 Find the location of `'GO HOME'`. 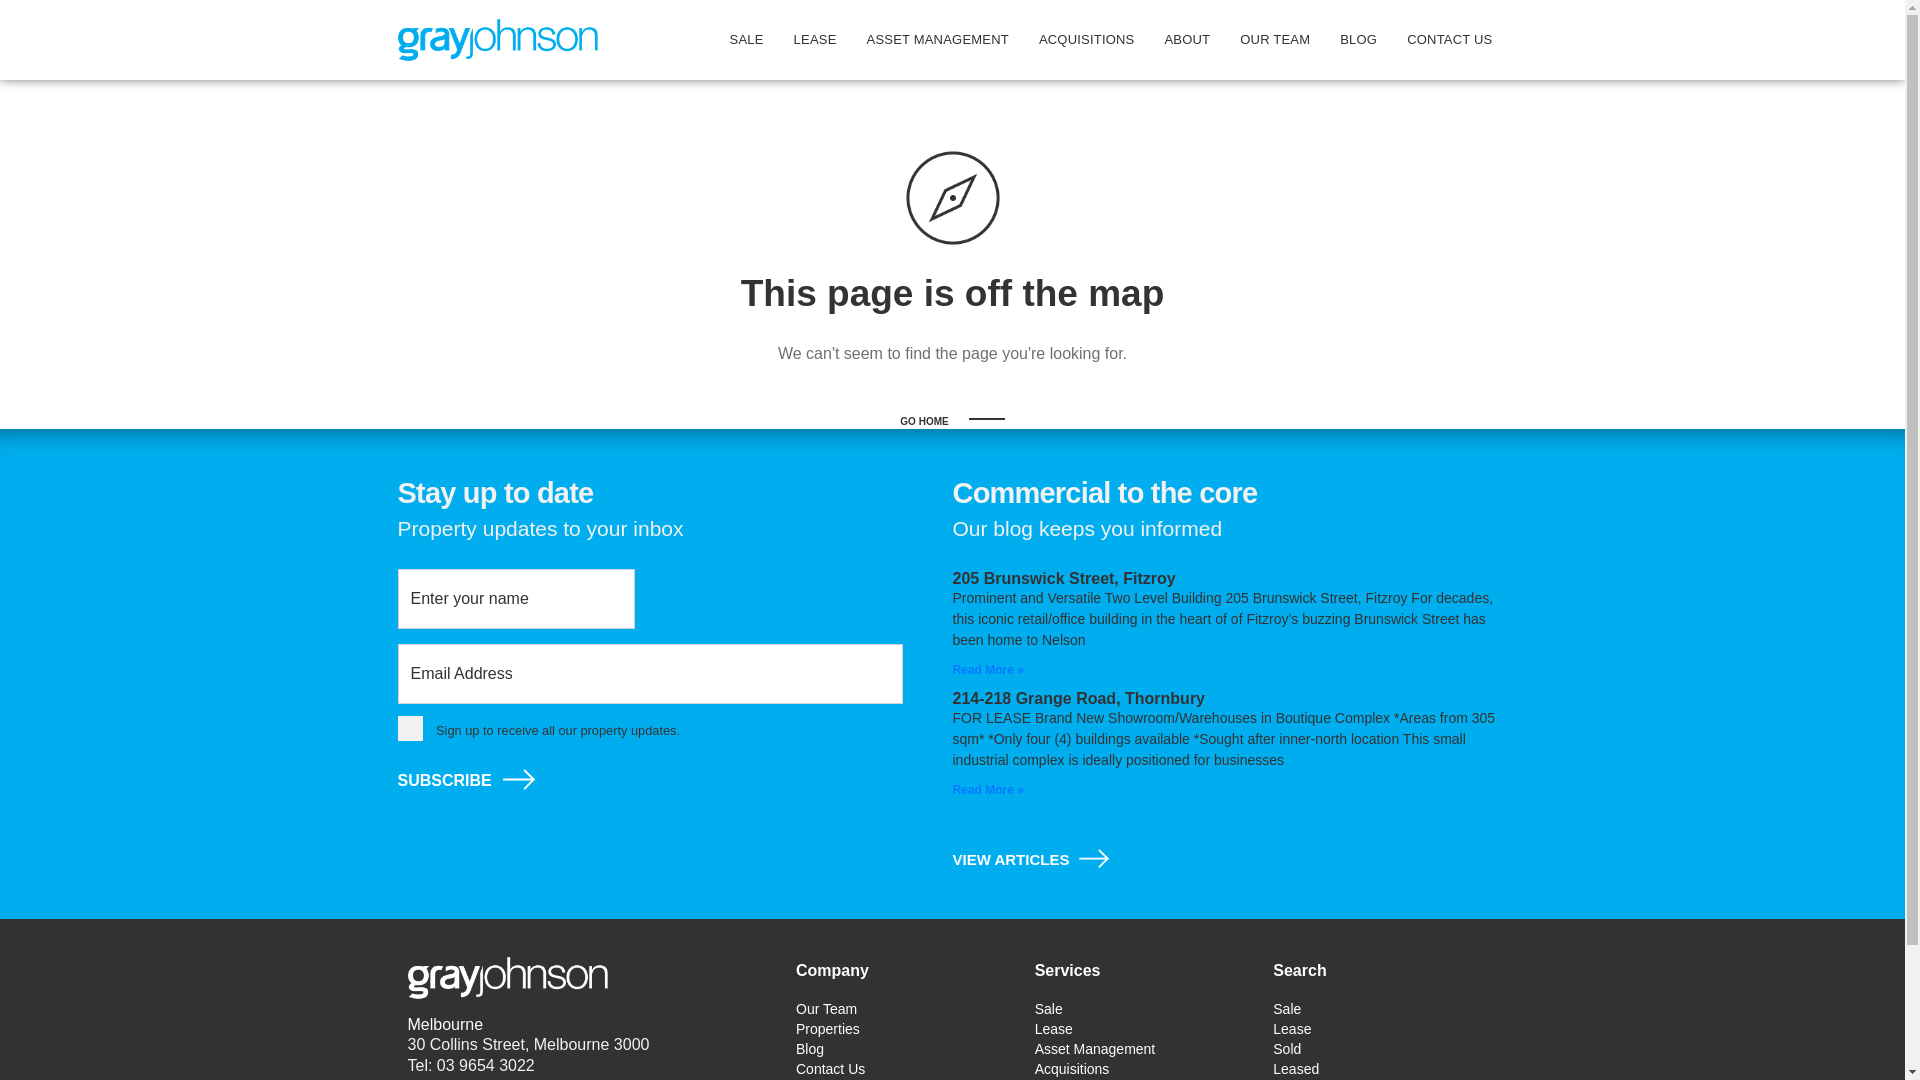

'GO HOME' is located at coordinates (950, 420).